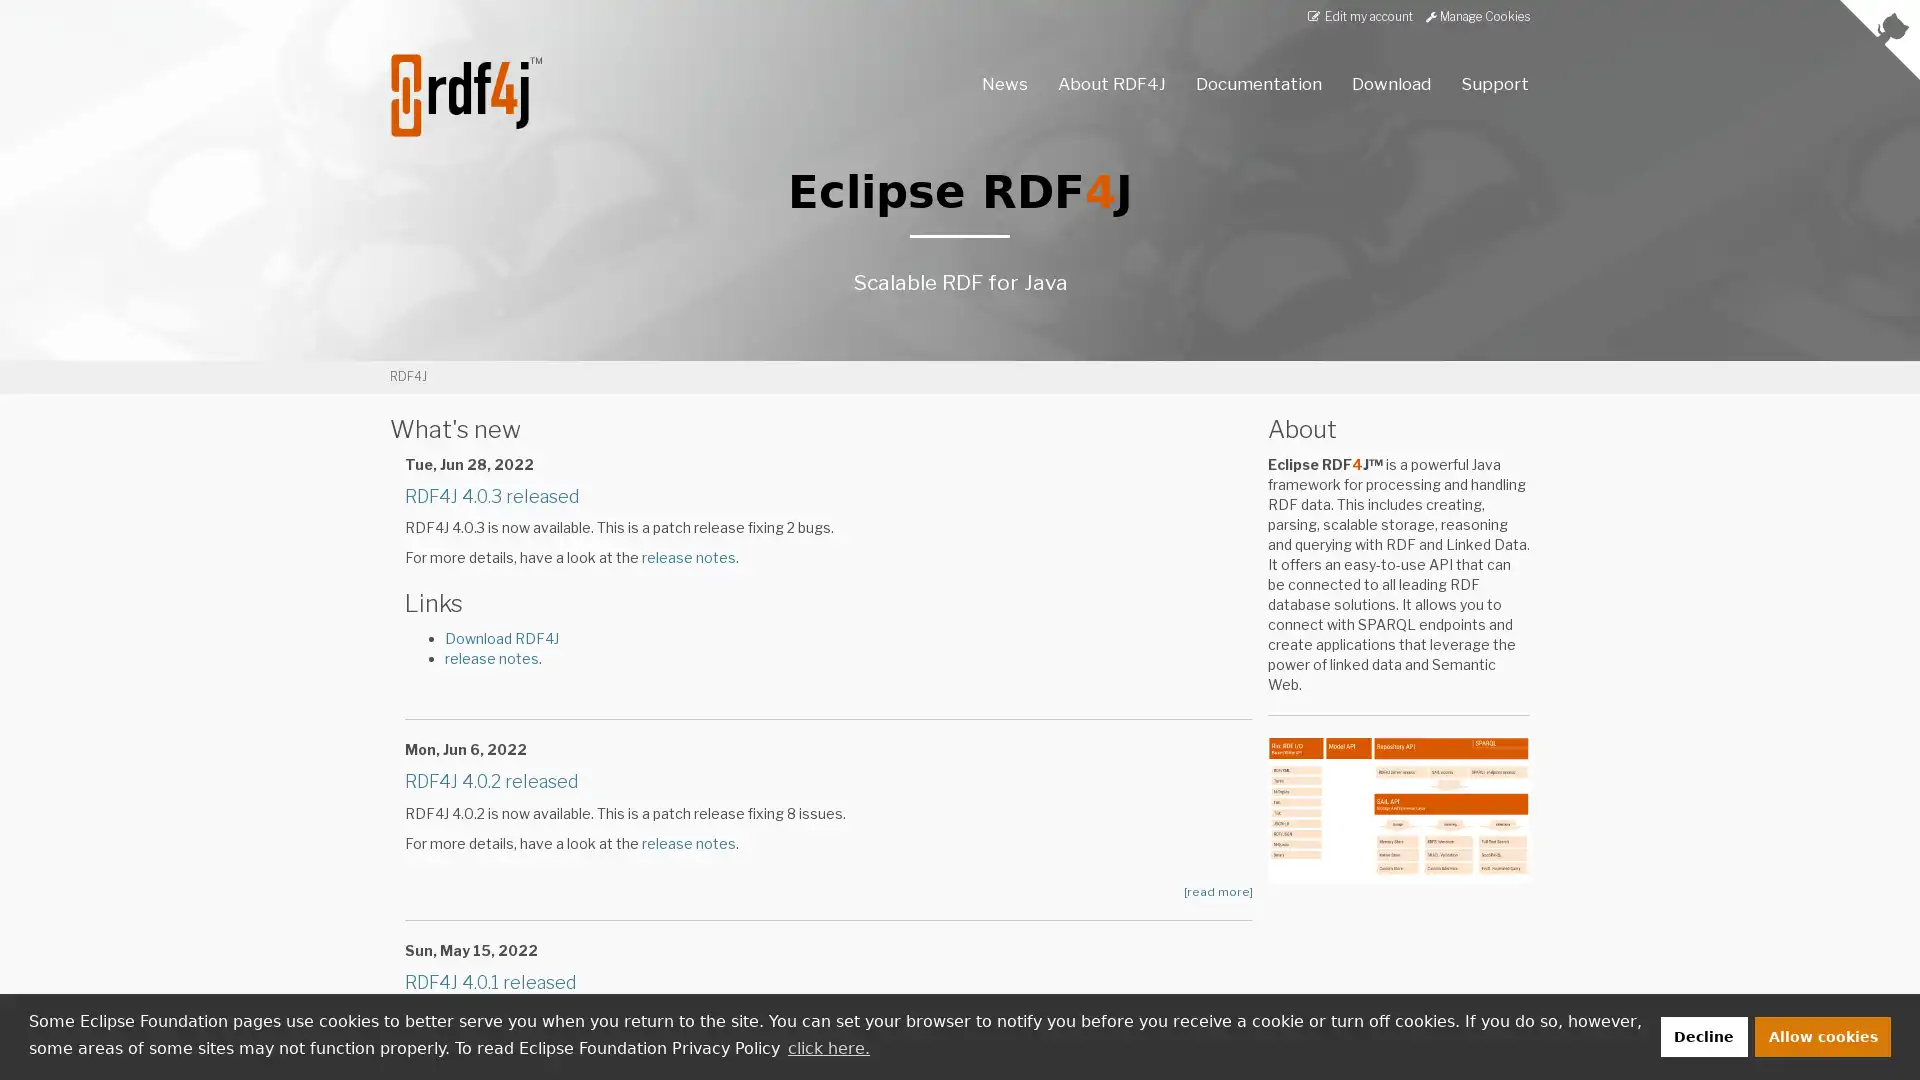 The height and width of the screenshot is (1080, 1920). What do you see at coordinates (1702, 1035) in the screenshot?
I see `deny cookies` at bounding box center [1702, 1035].